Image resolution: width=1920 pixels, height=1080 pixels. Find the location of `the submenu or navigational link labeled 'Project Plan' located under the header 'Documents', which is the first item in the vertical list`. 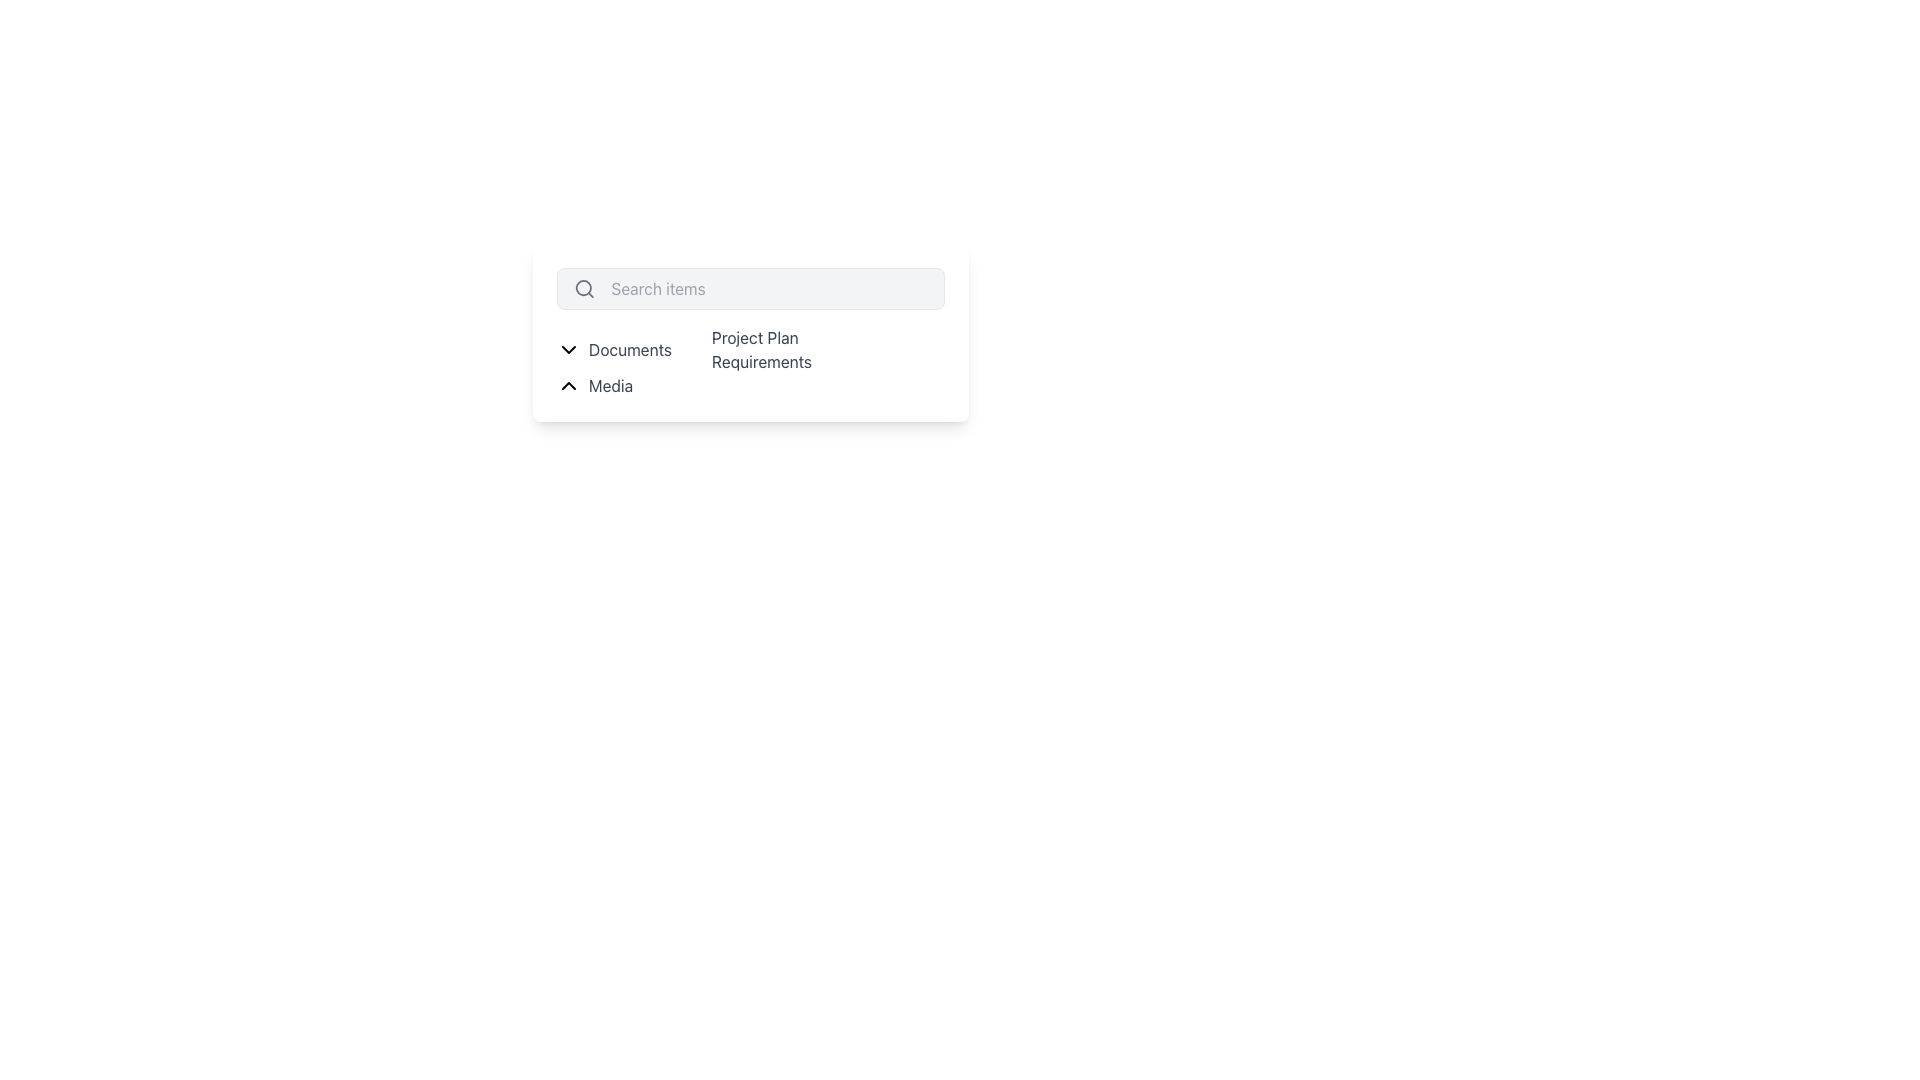

the submenu or navigational link labeled 'Project Plan' located under the header 'Documents', which is the first item in the vertical list is located at coordinates (752, 337).